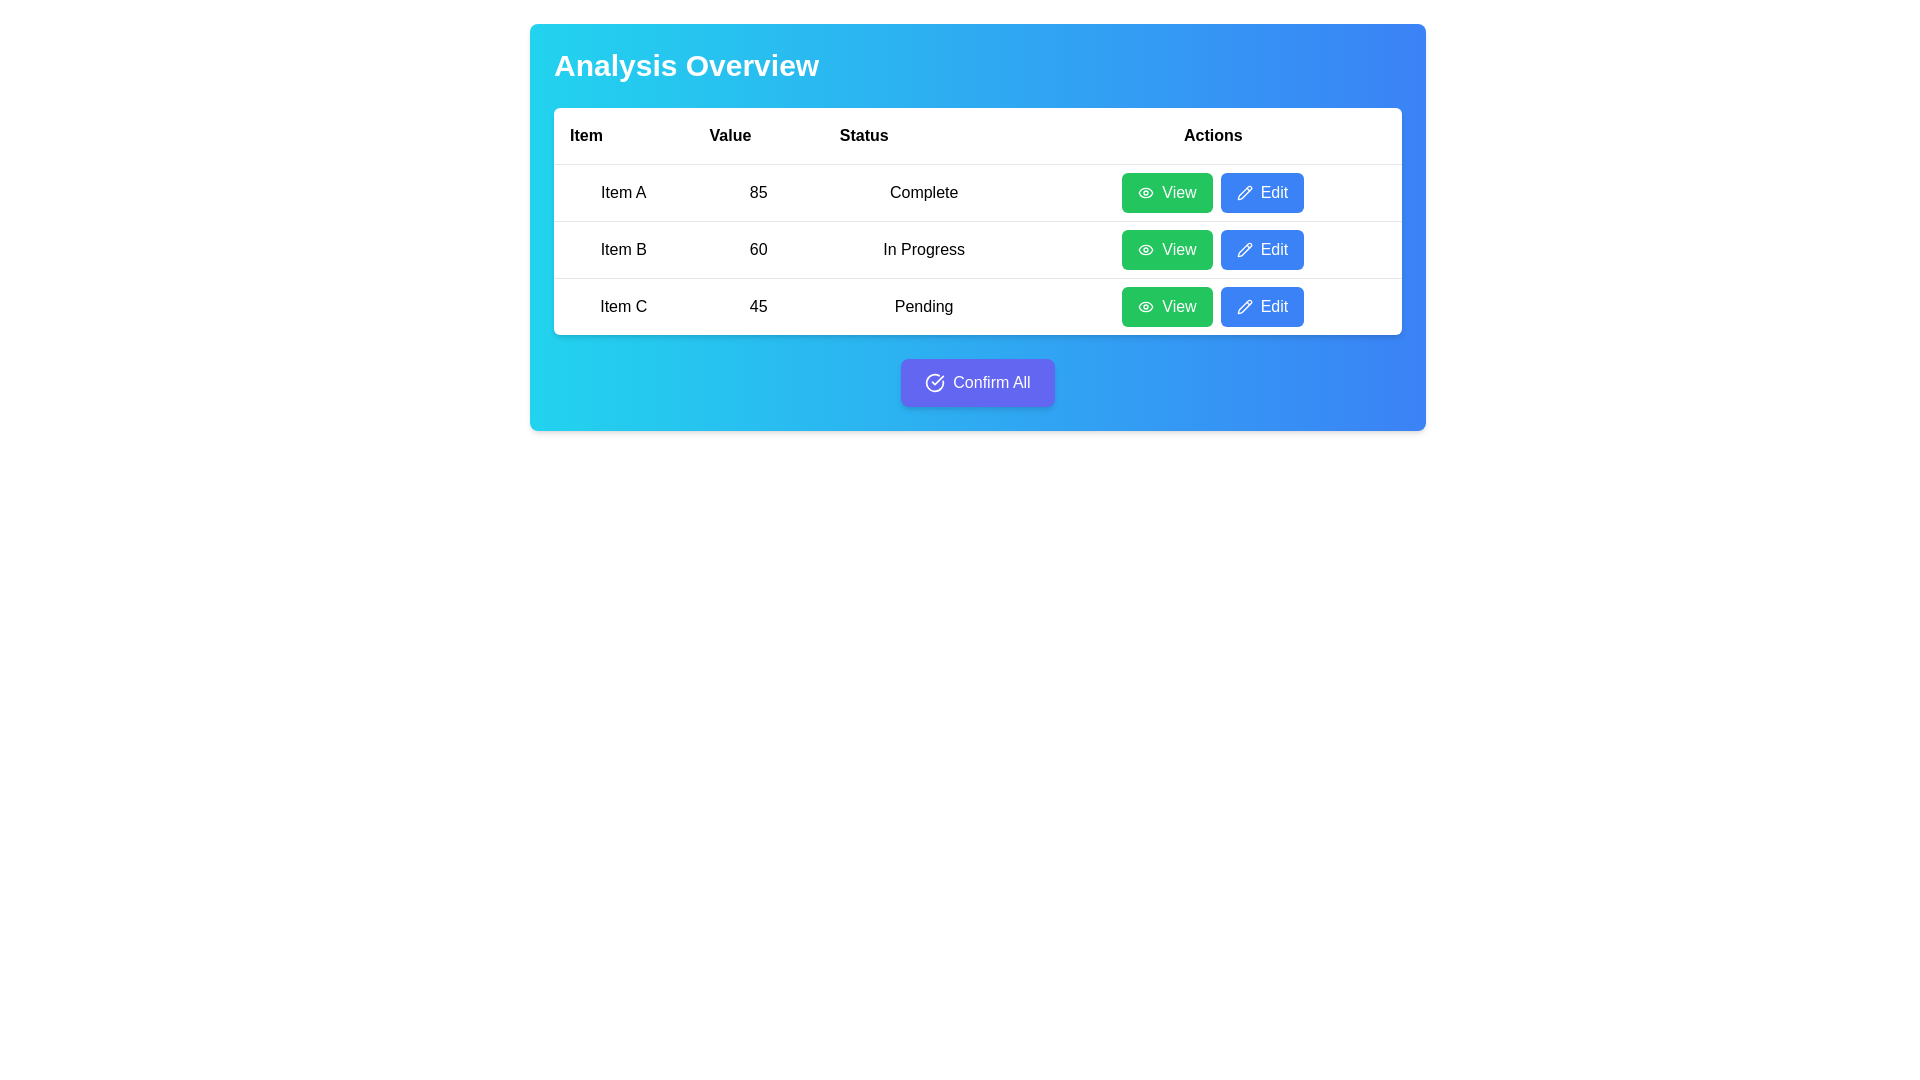  I want to click on the text element displaying 'Pending' in the 'Status' column of the row titled 'Item C' in the 'Analysis Overview' table, so click(923, 306).